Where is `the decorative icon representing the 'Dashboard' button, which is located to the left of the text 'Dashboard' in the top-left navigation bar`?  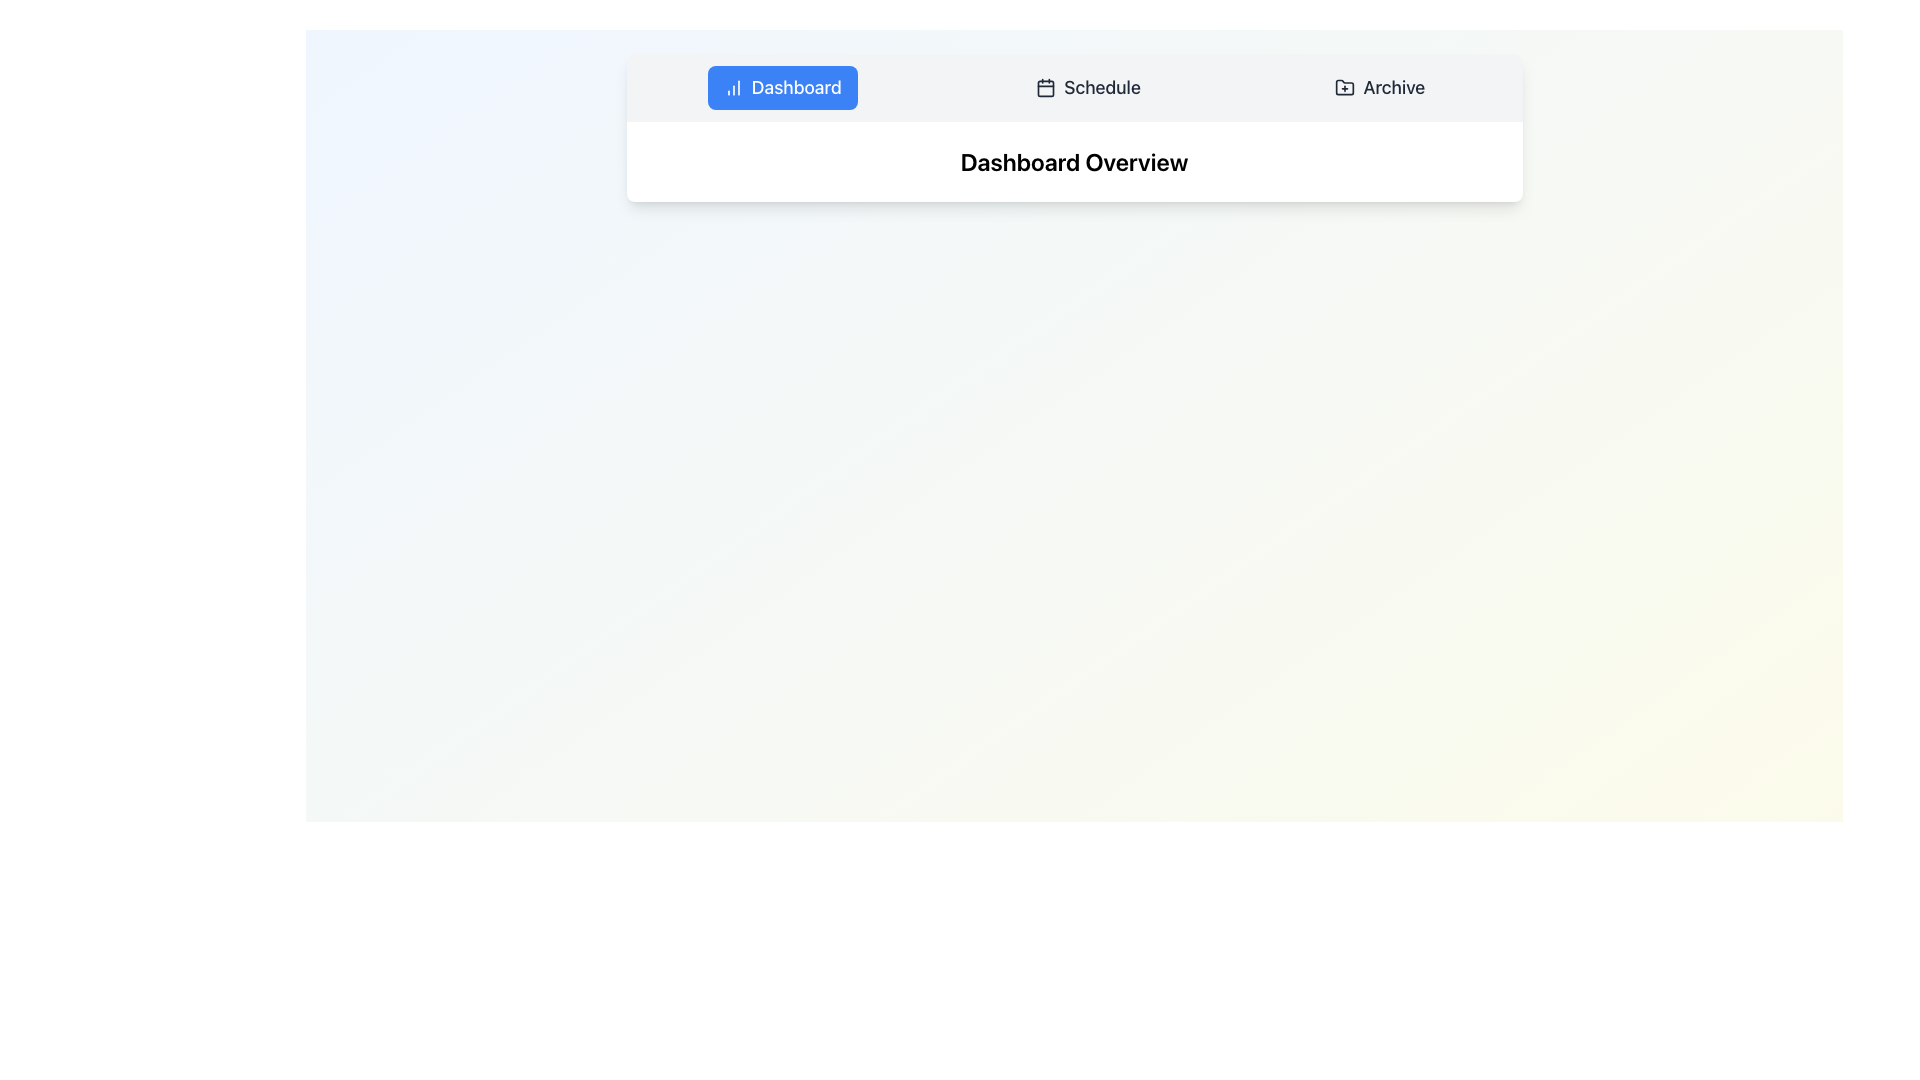
the decorative icon representing the 'Dashboard' button, which is located to the left of the text 'Dashboard' in the top-left navigation bar is located at coordinates (732, 87).